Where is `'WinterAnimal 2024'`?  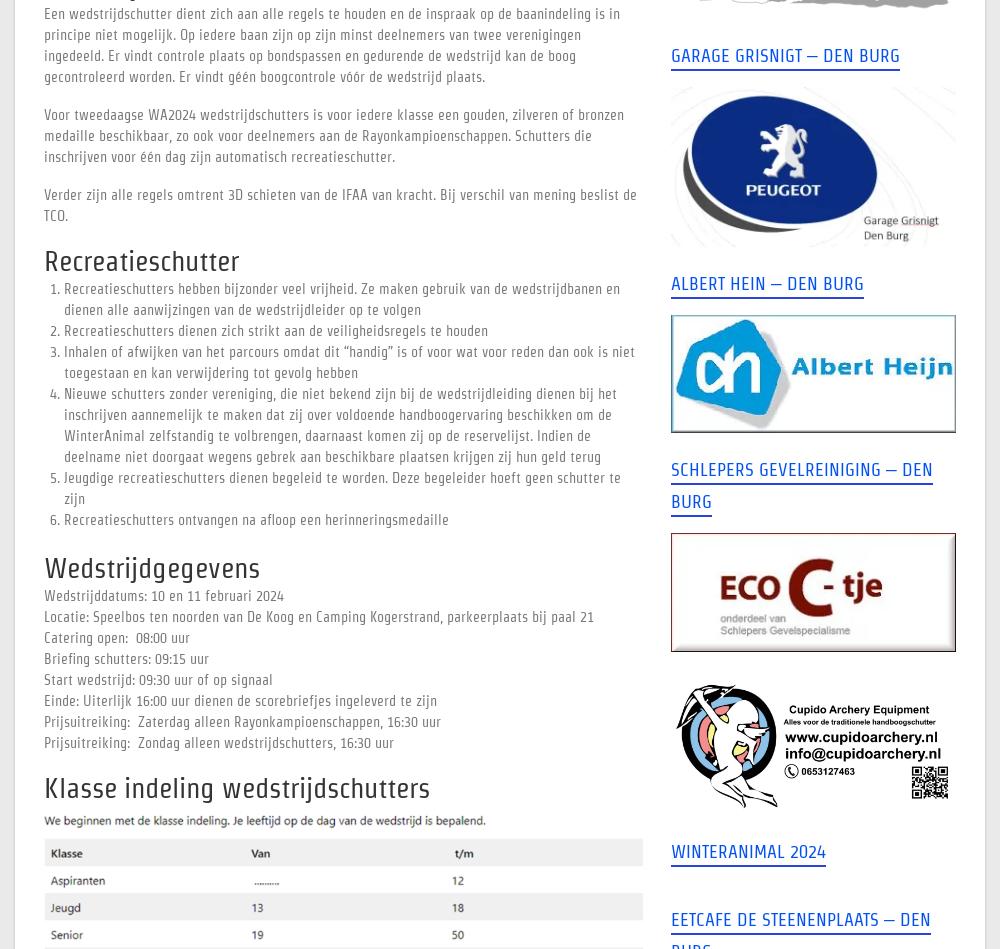
'WinterAnimal 2024' is located at coordinates (746, 850).